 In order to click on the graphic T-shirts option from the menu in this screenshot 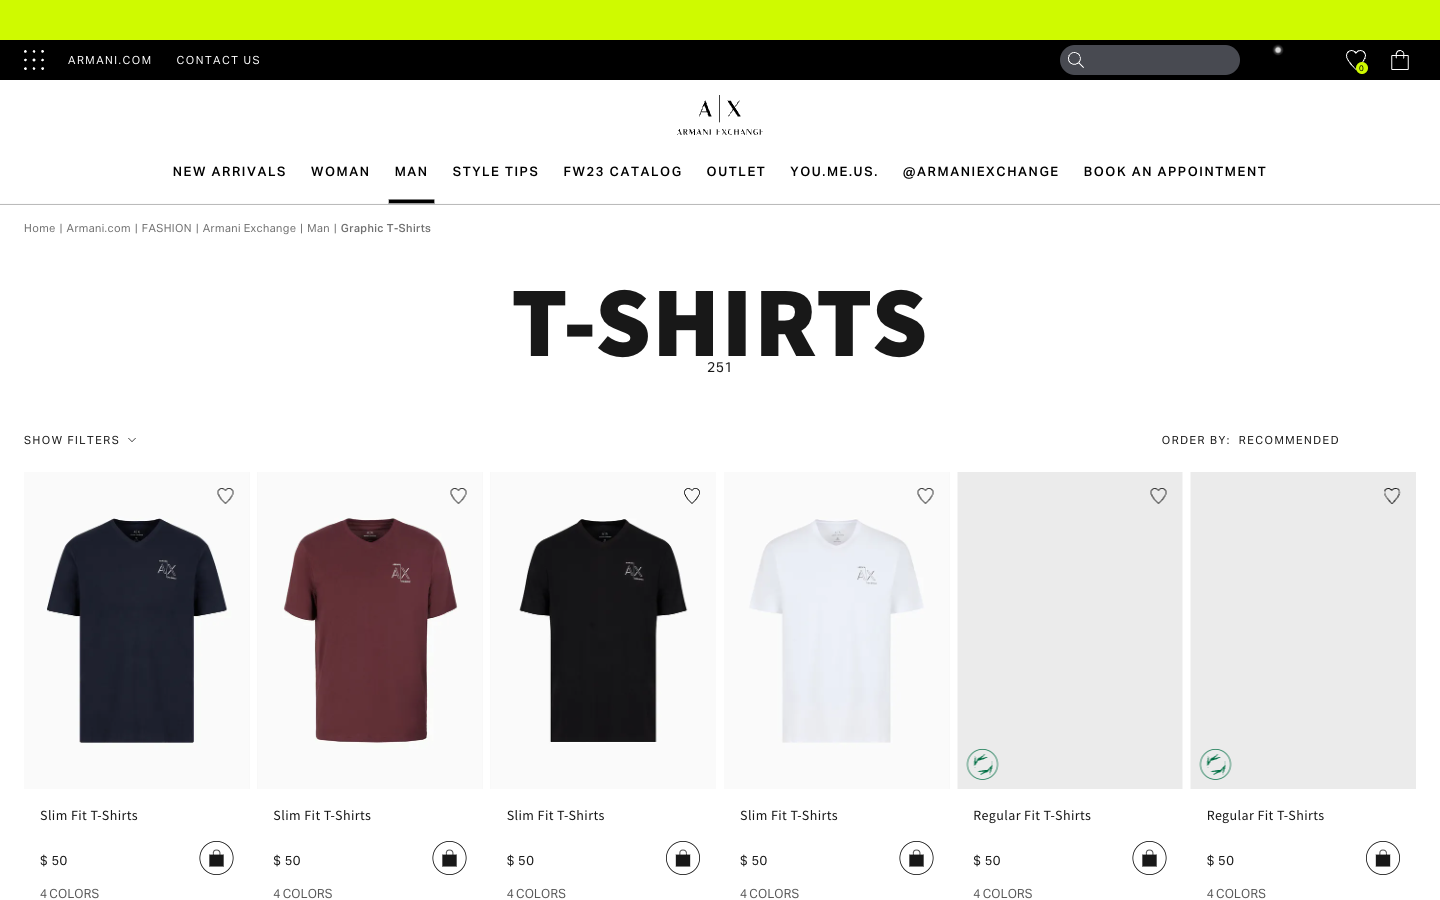, I will do `click(385, 226)`.